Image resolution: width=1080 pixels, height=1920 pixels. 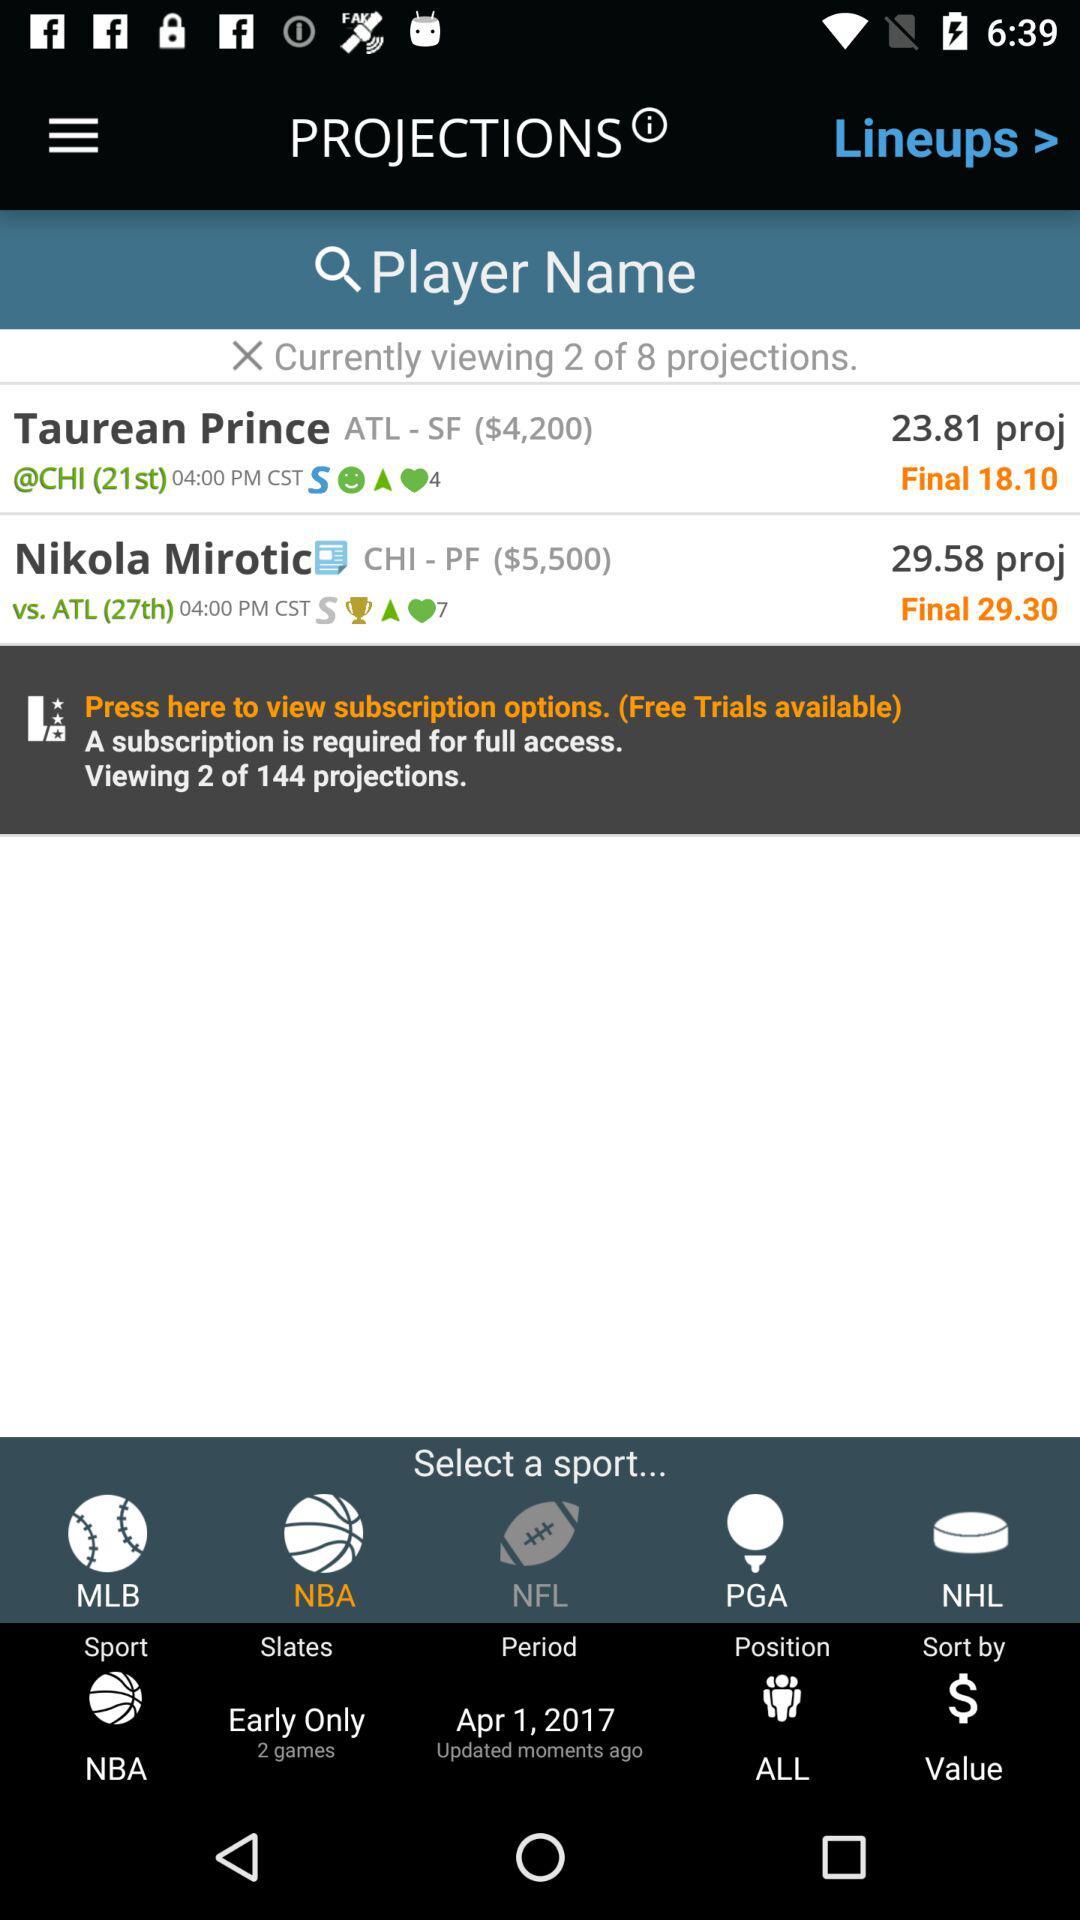 I want to click on go search, so click(x=500, y=268).